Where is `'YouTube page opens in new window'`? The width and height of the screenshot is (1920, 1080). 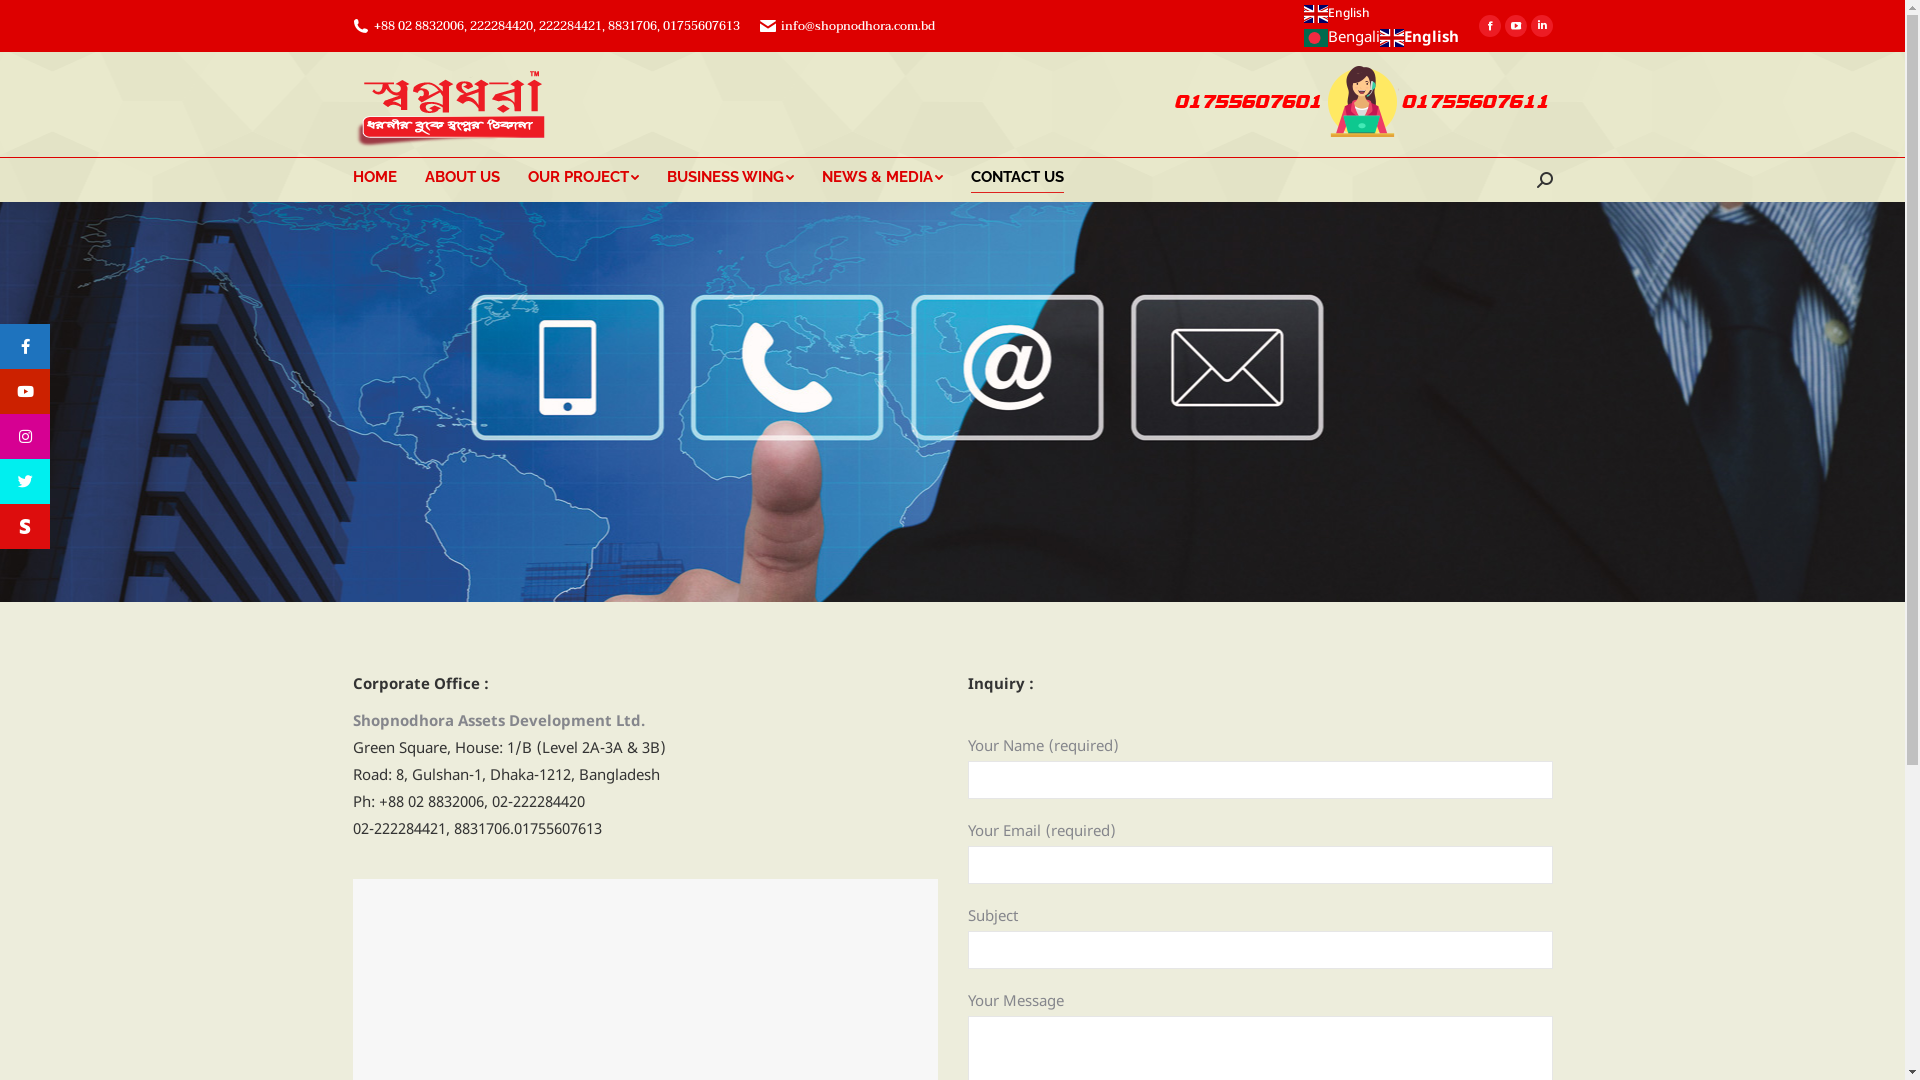
'YouTube page opens in new window' is located at coordinates (1515, 26).